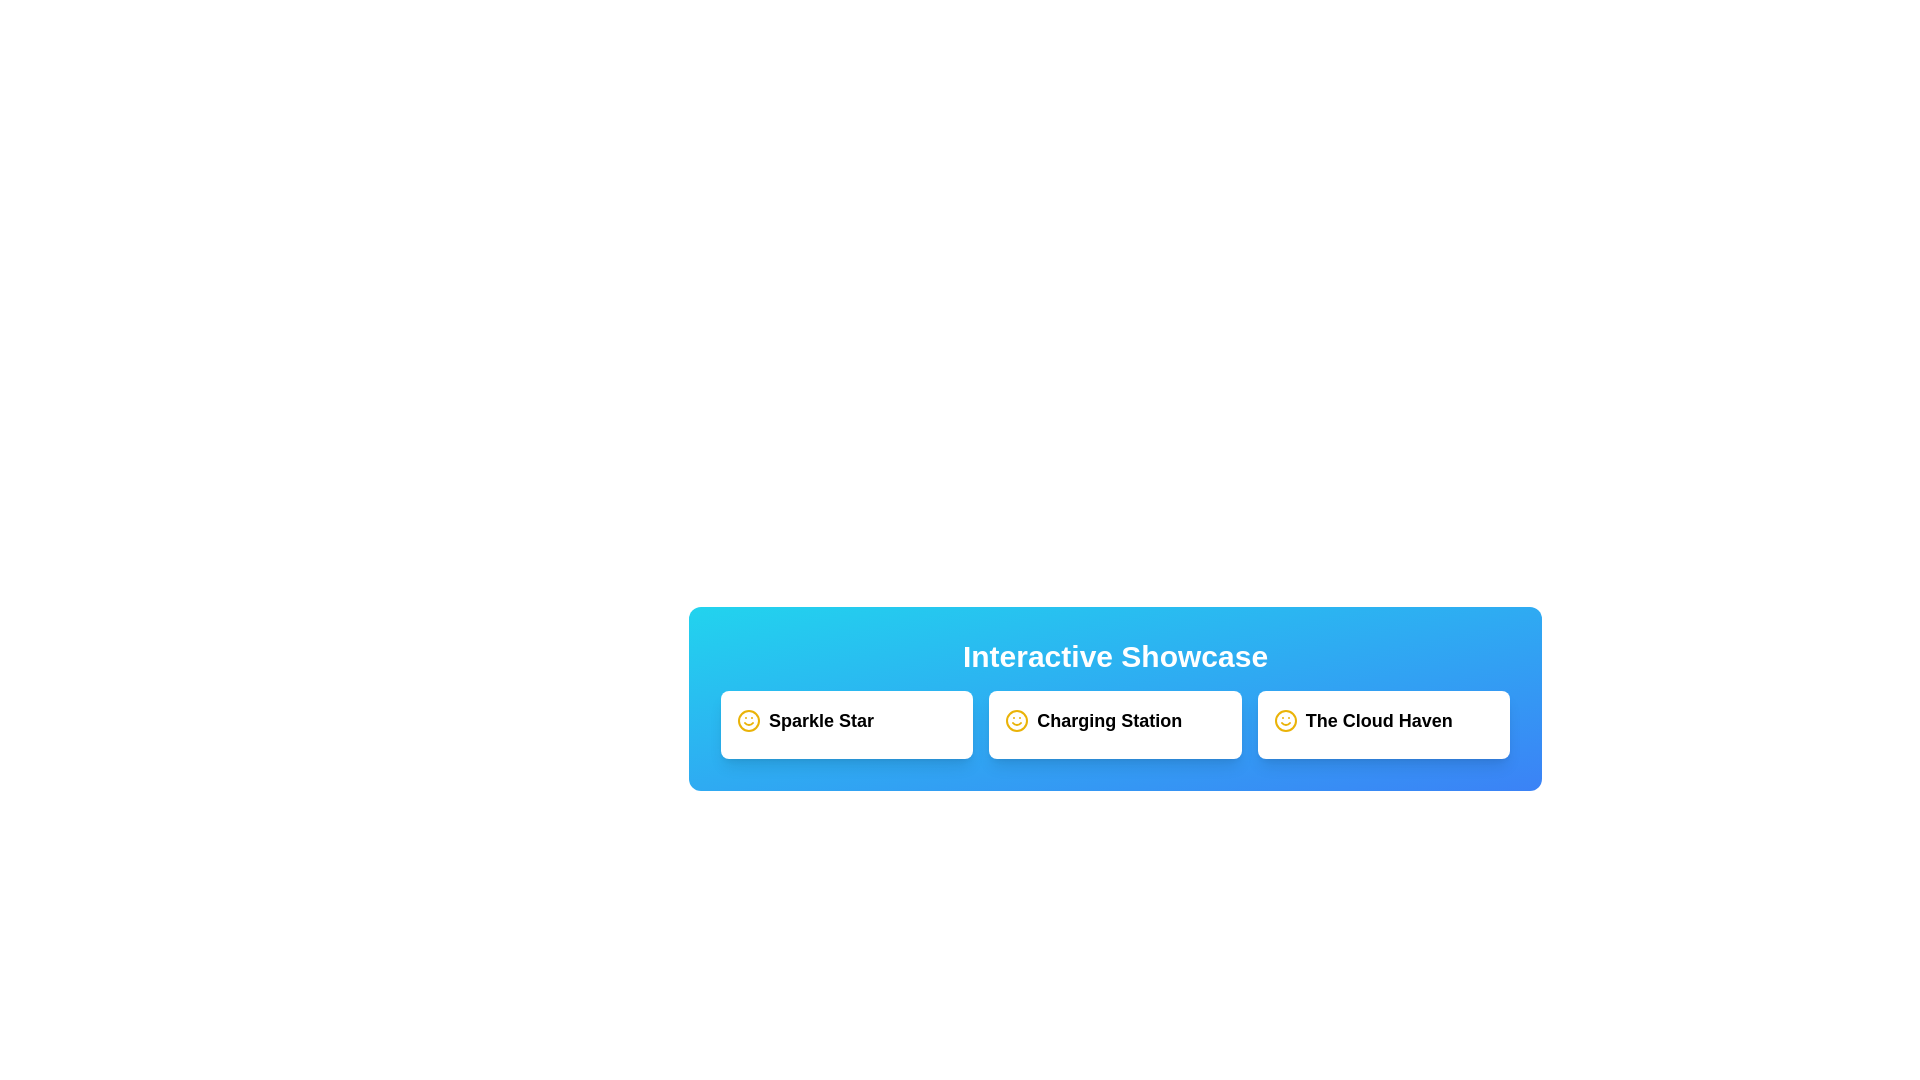 The image size is (1920, 1080). I want to click on the Label with Icon element that displays the text 'Charging Station' and has a yellow smiley face icon to its left, so click(1114, 721).